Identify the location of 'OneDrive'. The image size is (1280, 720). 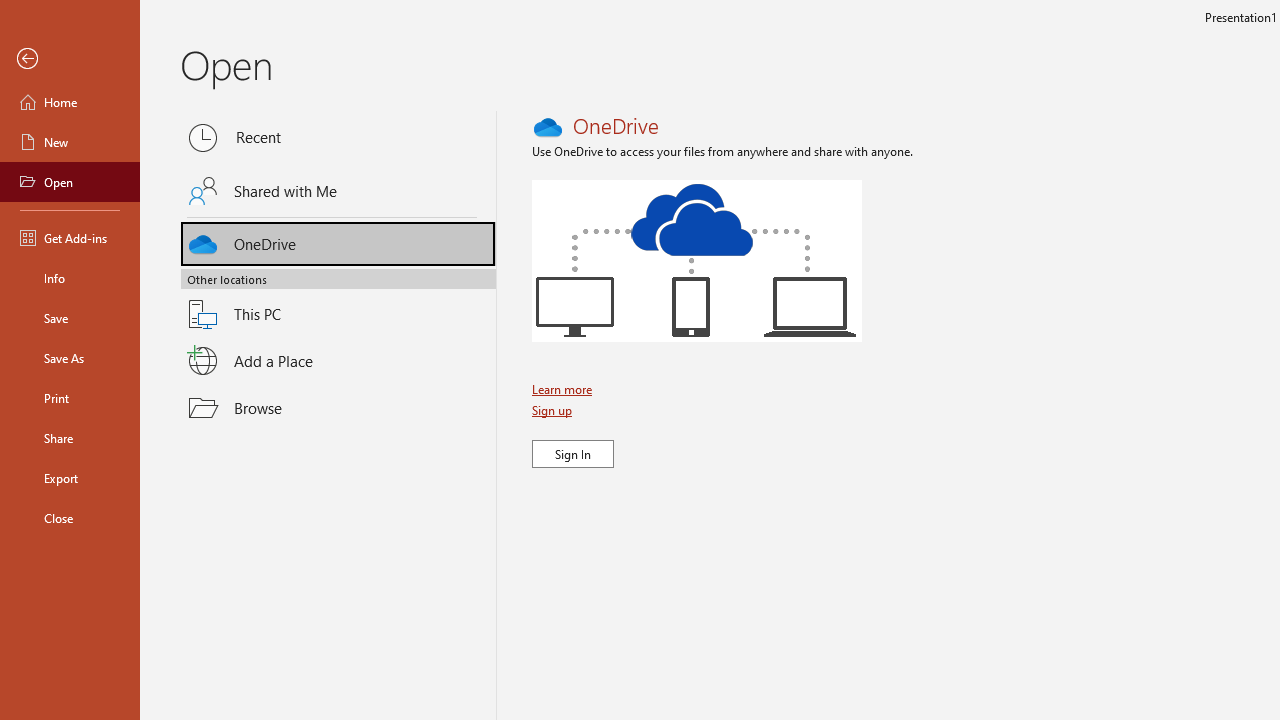
(338, 239).